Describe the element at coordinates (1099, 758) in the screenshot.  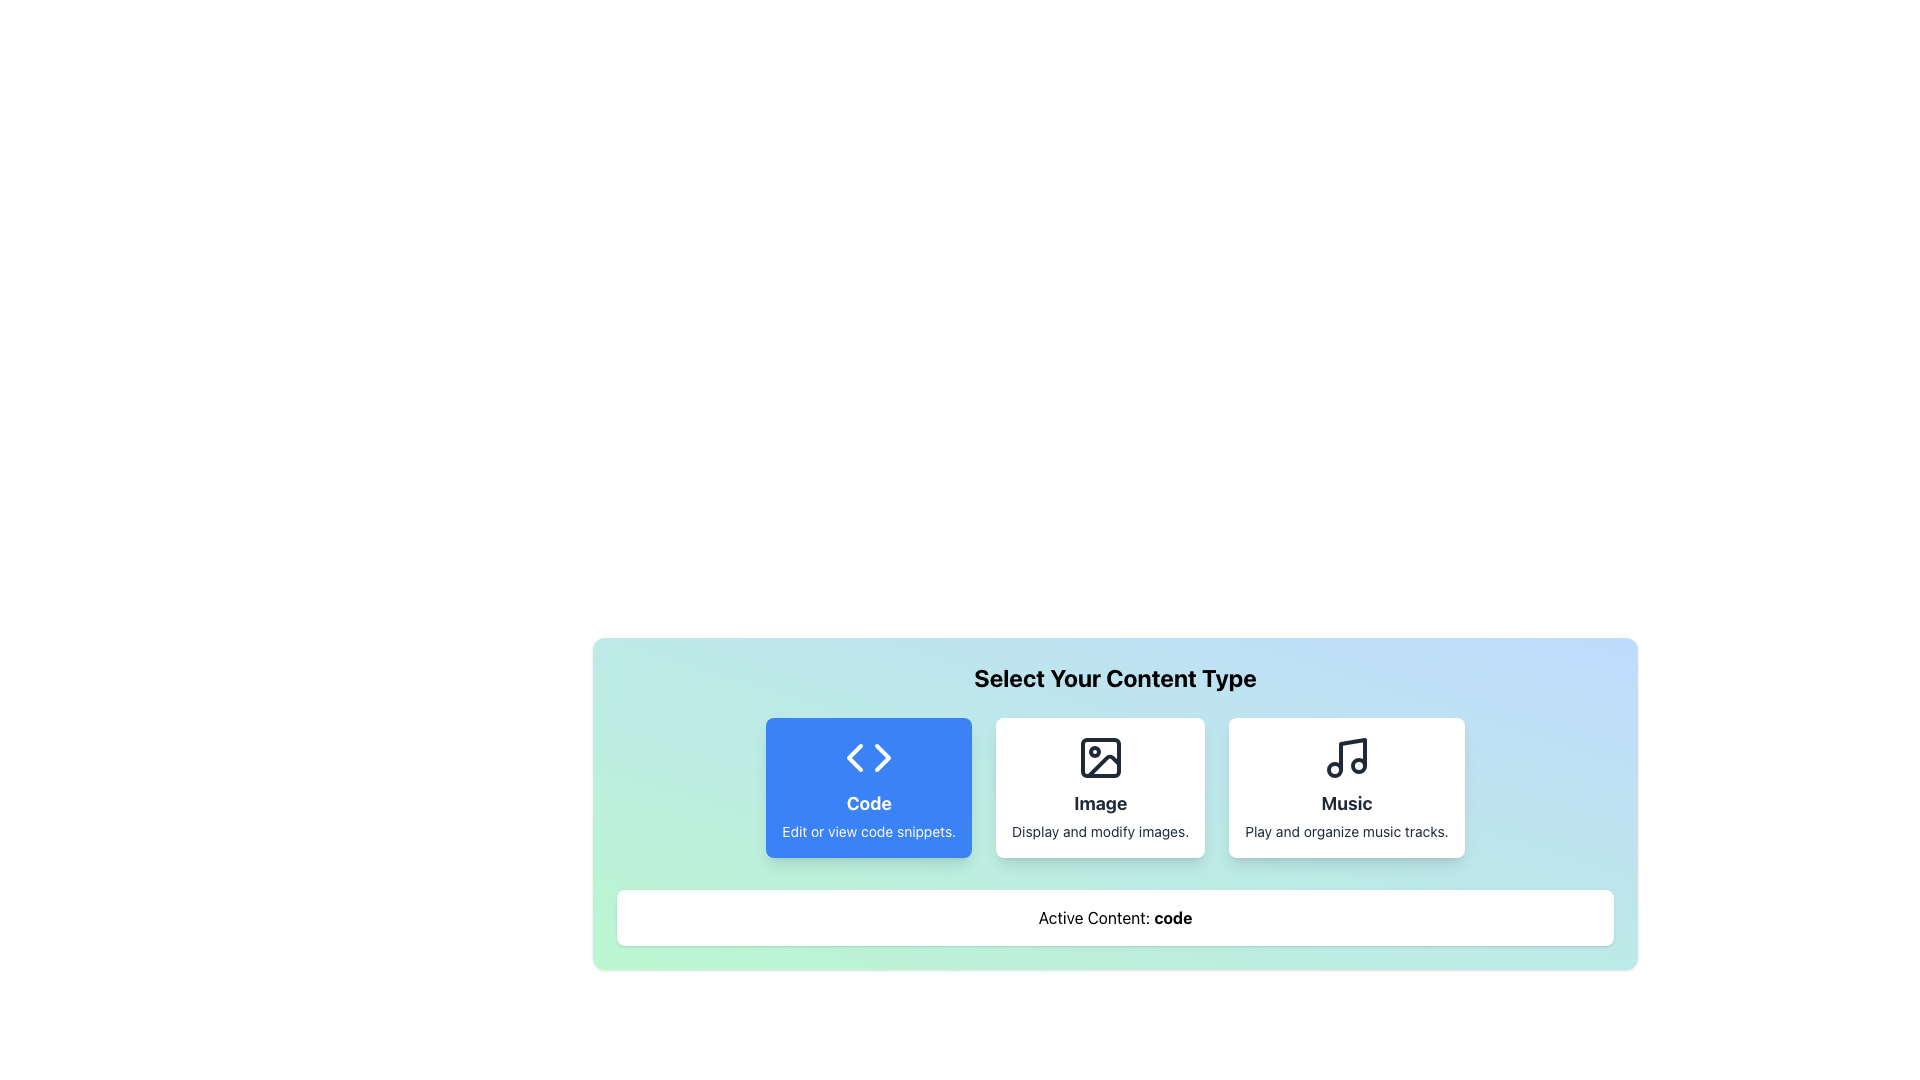
I see `the prominent rectangle that serves as the background frame for the image icon within the 'Image' option section` at that location.